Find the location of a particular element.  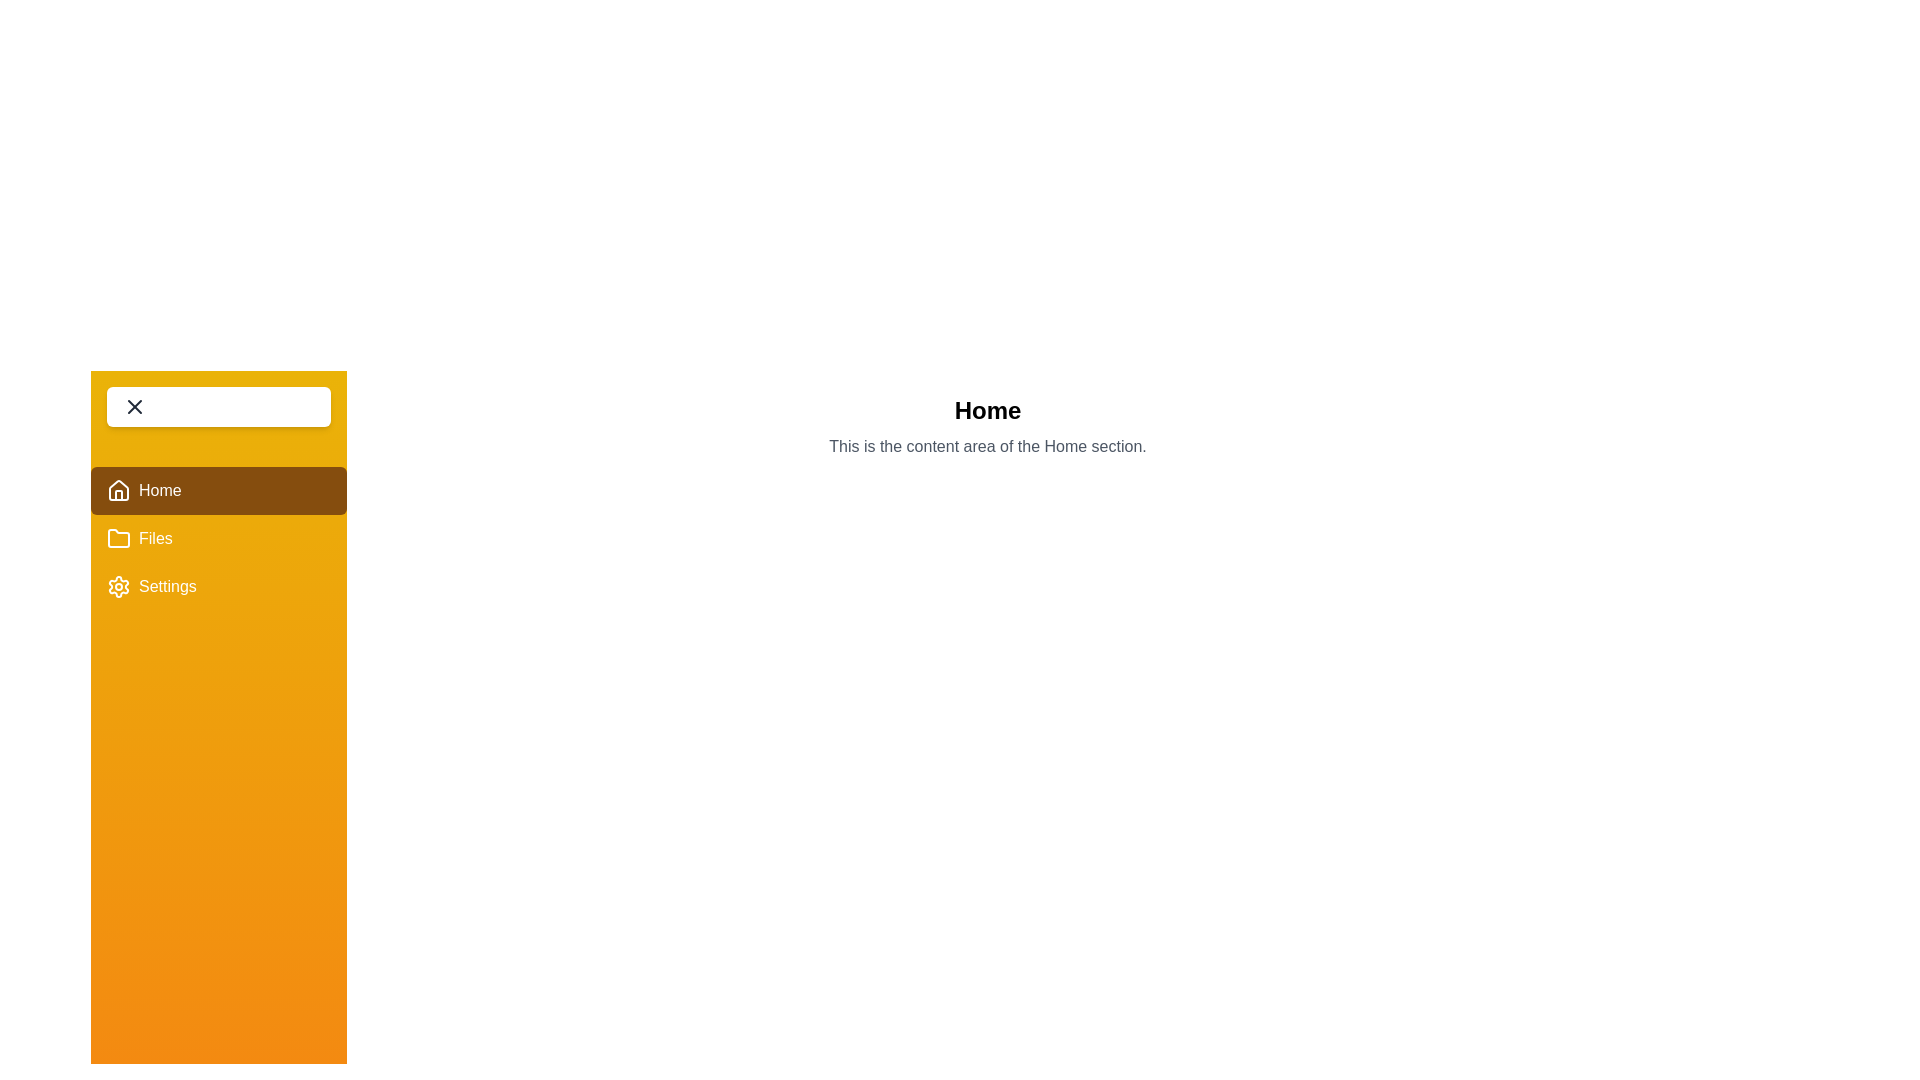

the Settings tab in the navigation menu is located at coordinates (219, 585).